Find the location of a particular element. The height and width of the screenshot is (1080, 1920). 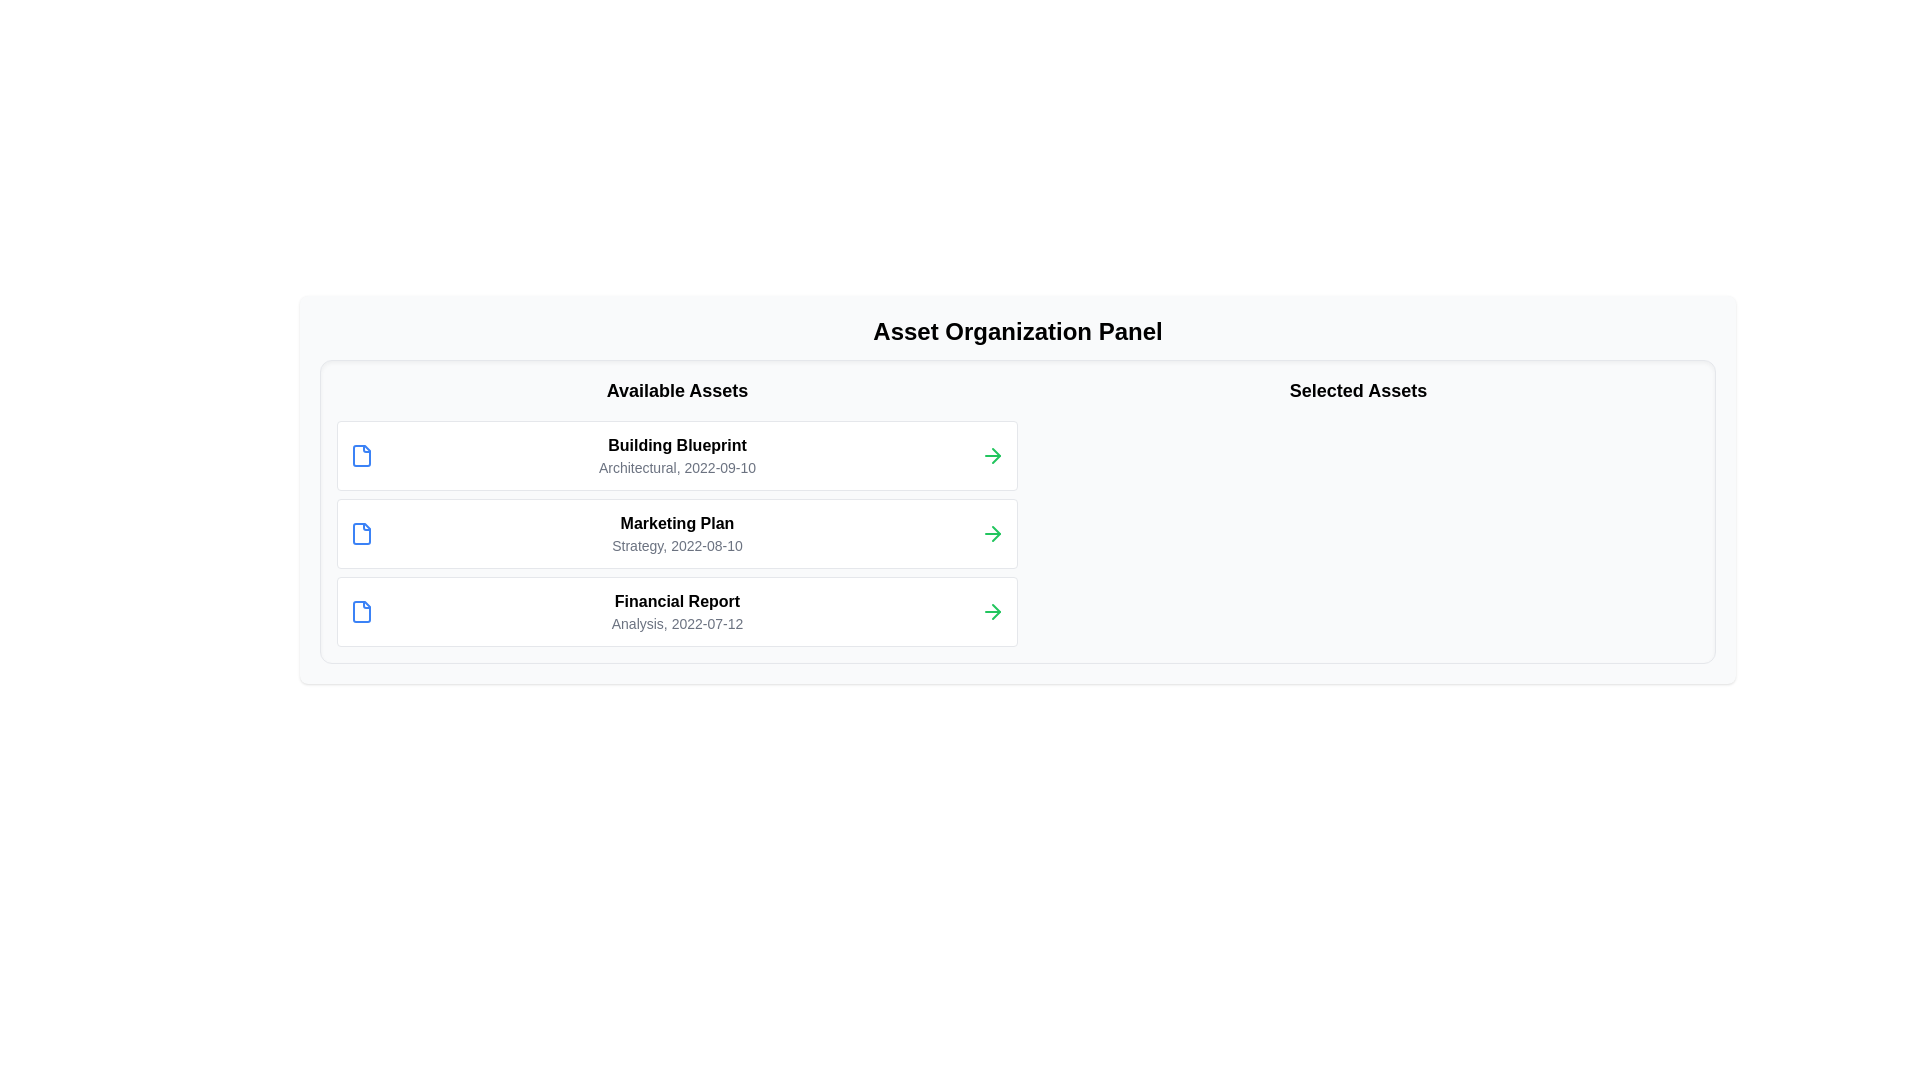

the second List item card labeled 'Marketing Plan' is located at coordinates (677, 532).